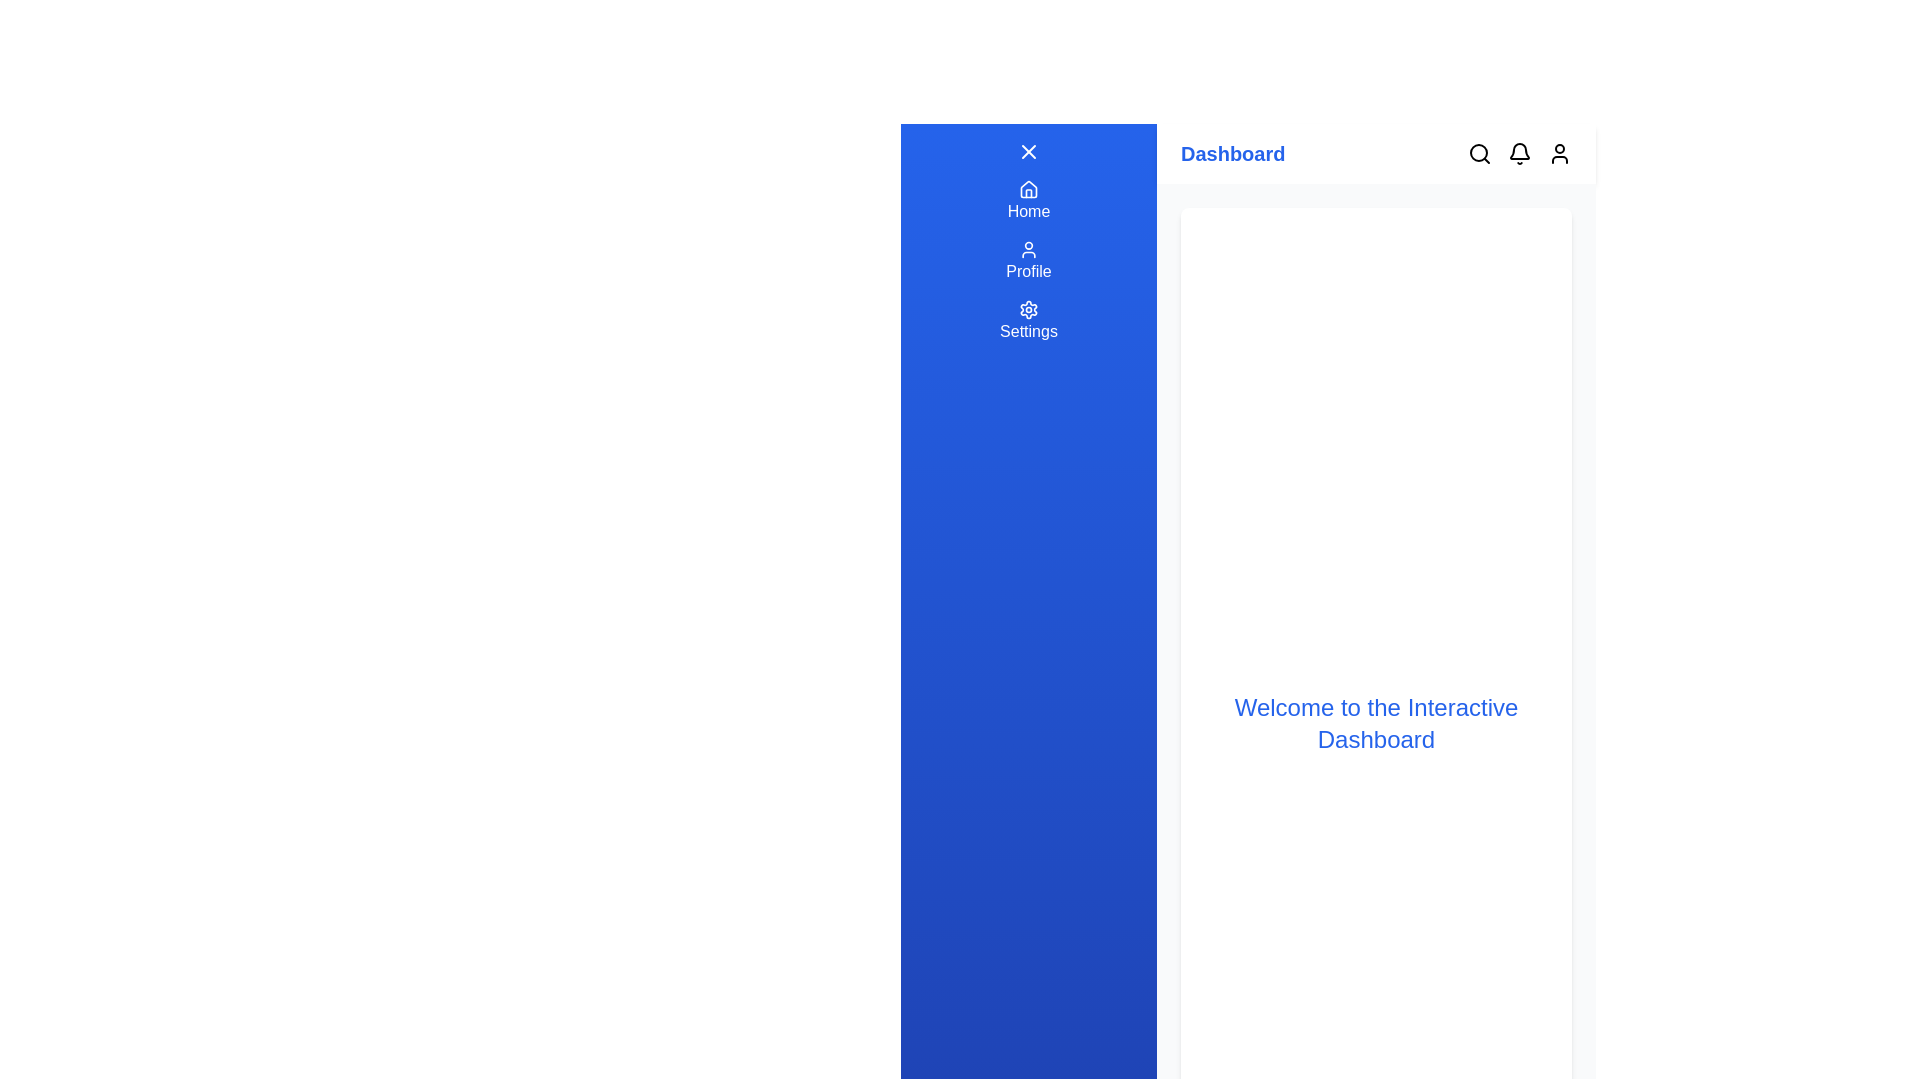  Describe the element at coordinates (1028, 211) in the screenshot. I see `the 'Home' text label located in the blue sidebar navigation menu underneath the house icon` at that location.